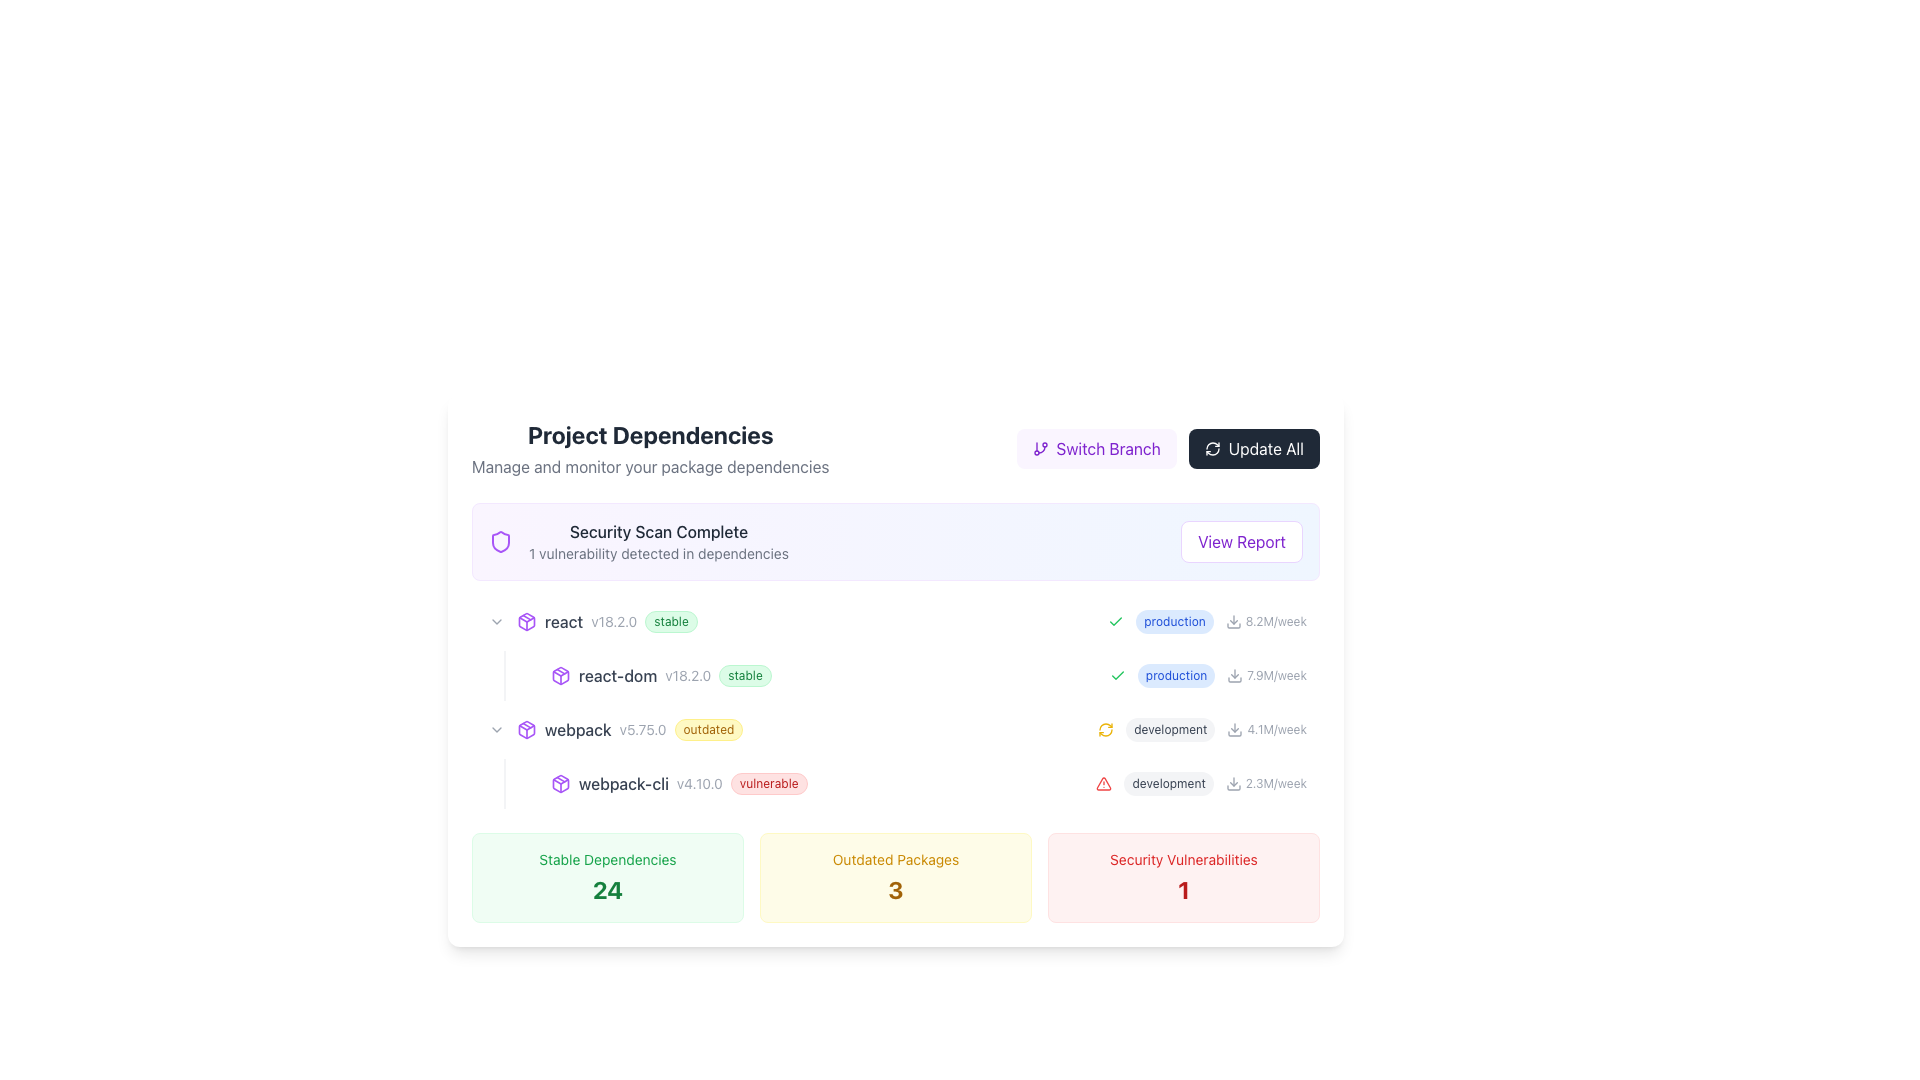  What do you see at coordinates (1276, 729) in the screenshot?
I see `the text label '4.1M/week' rendered in gray font, located in the third row of the main content table, next to the text 'development' and to the right of a small download icon` at bounding box center [1276, 729].